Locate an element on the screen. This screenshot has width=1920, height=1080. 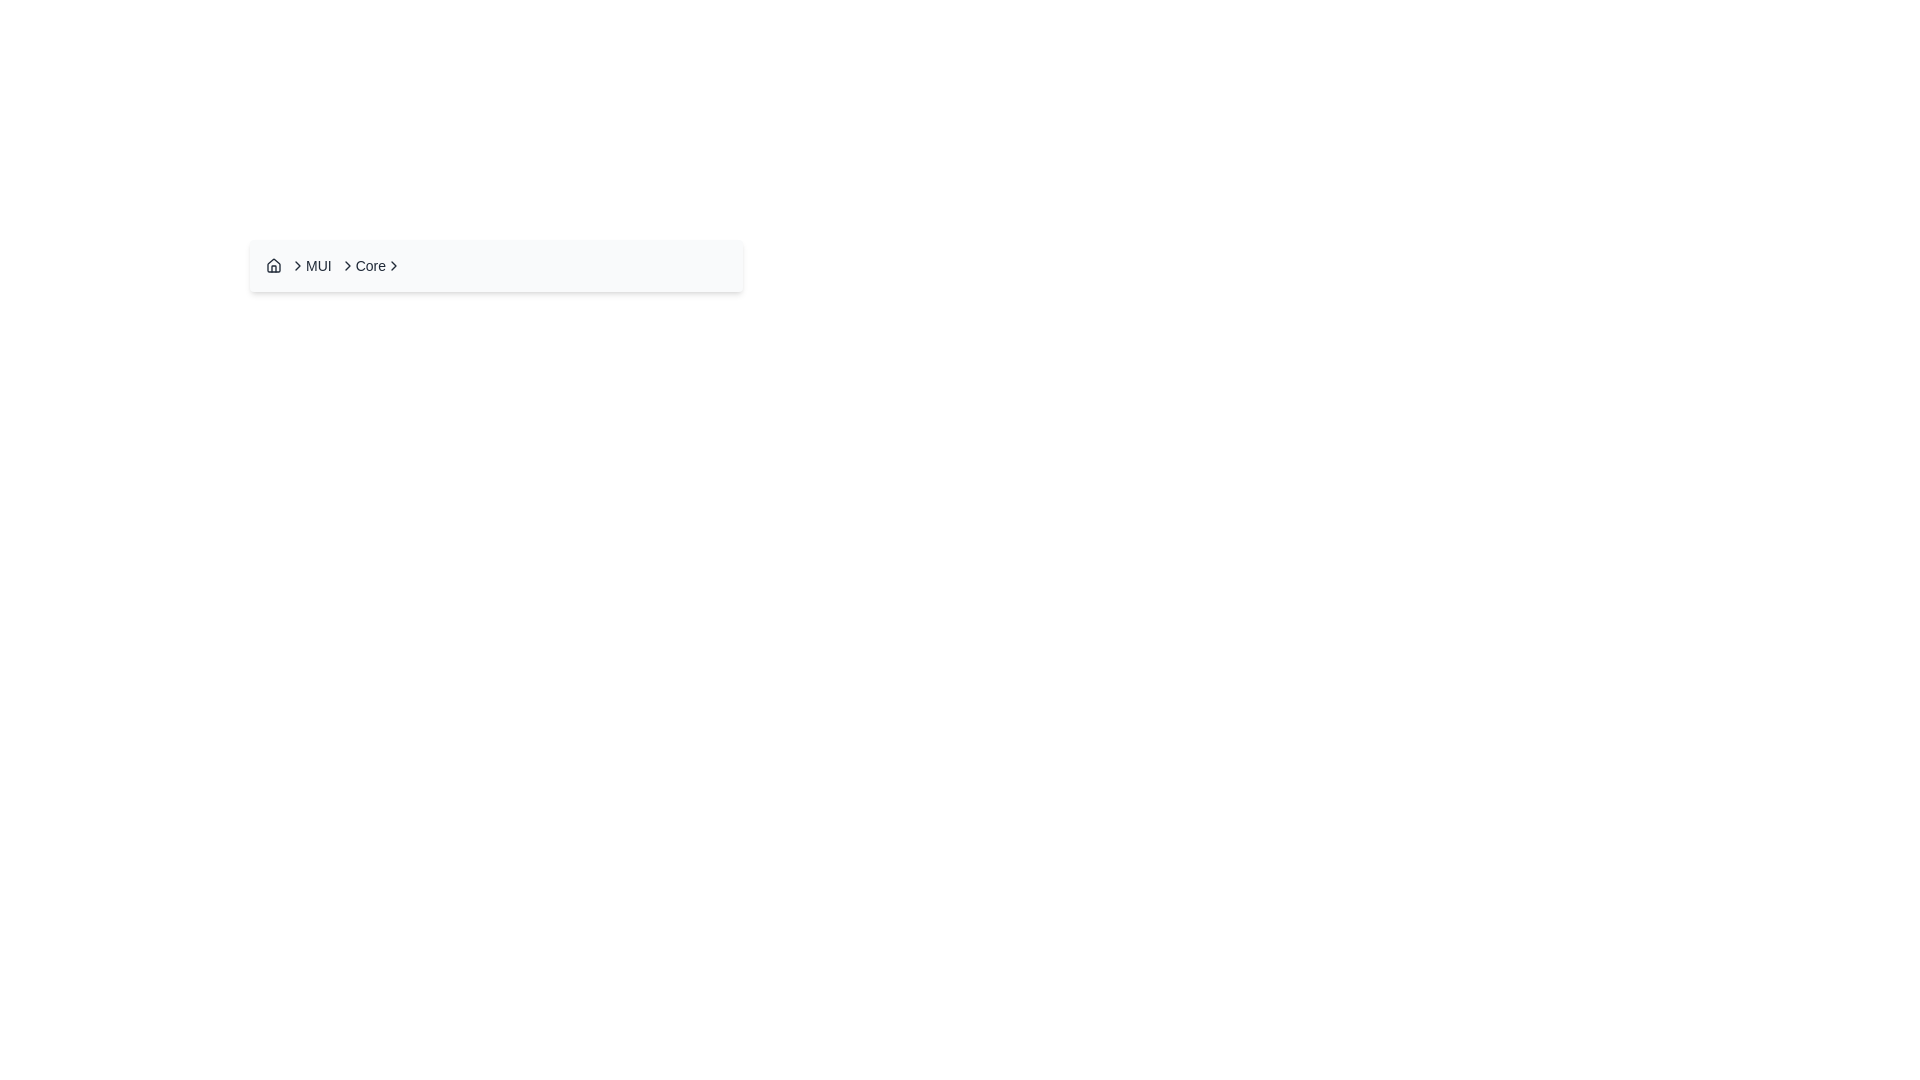
the navigation icon that represents the homepage, located immediately to the left of the text 'MUI' is located at coordinates (272, 265).